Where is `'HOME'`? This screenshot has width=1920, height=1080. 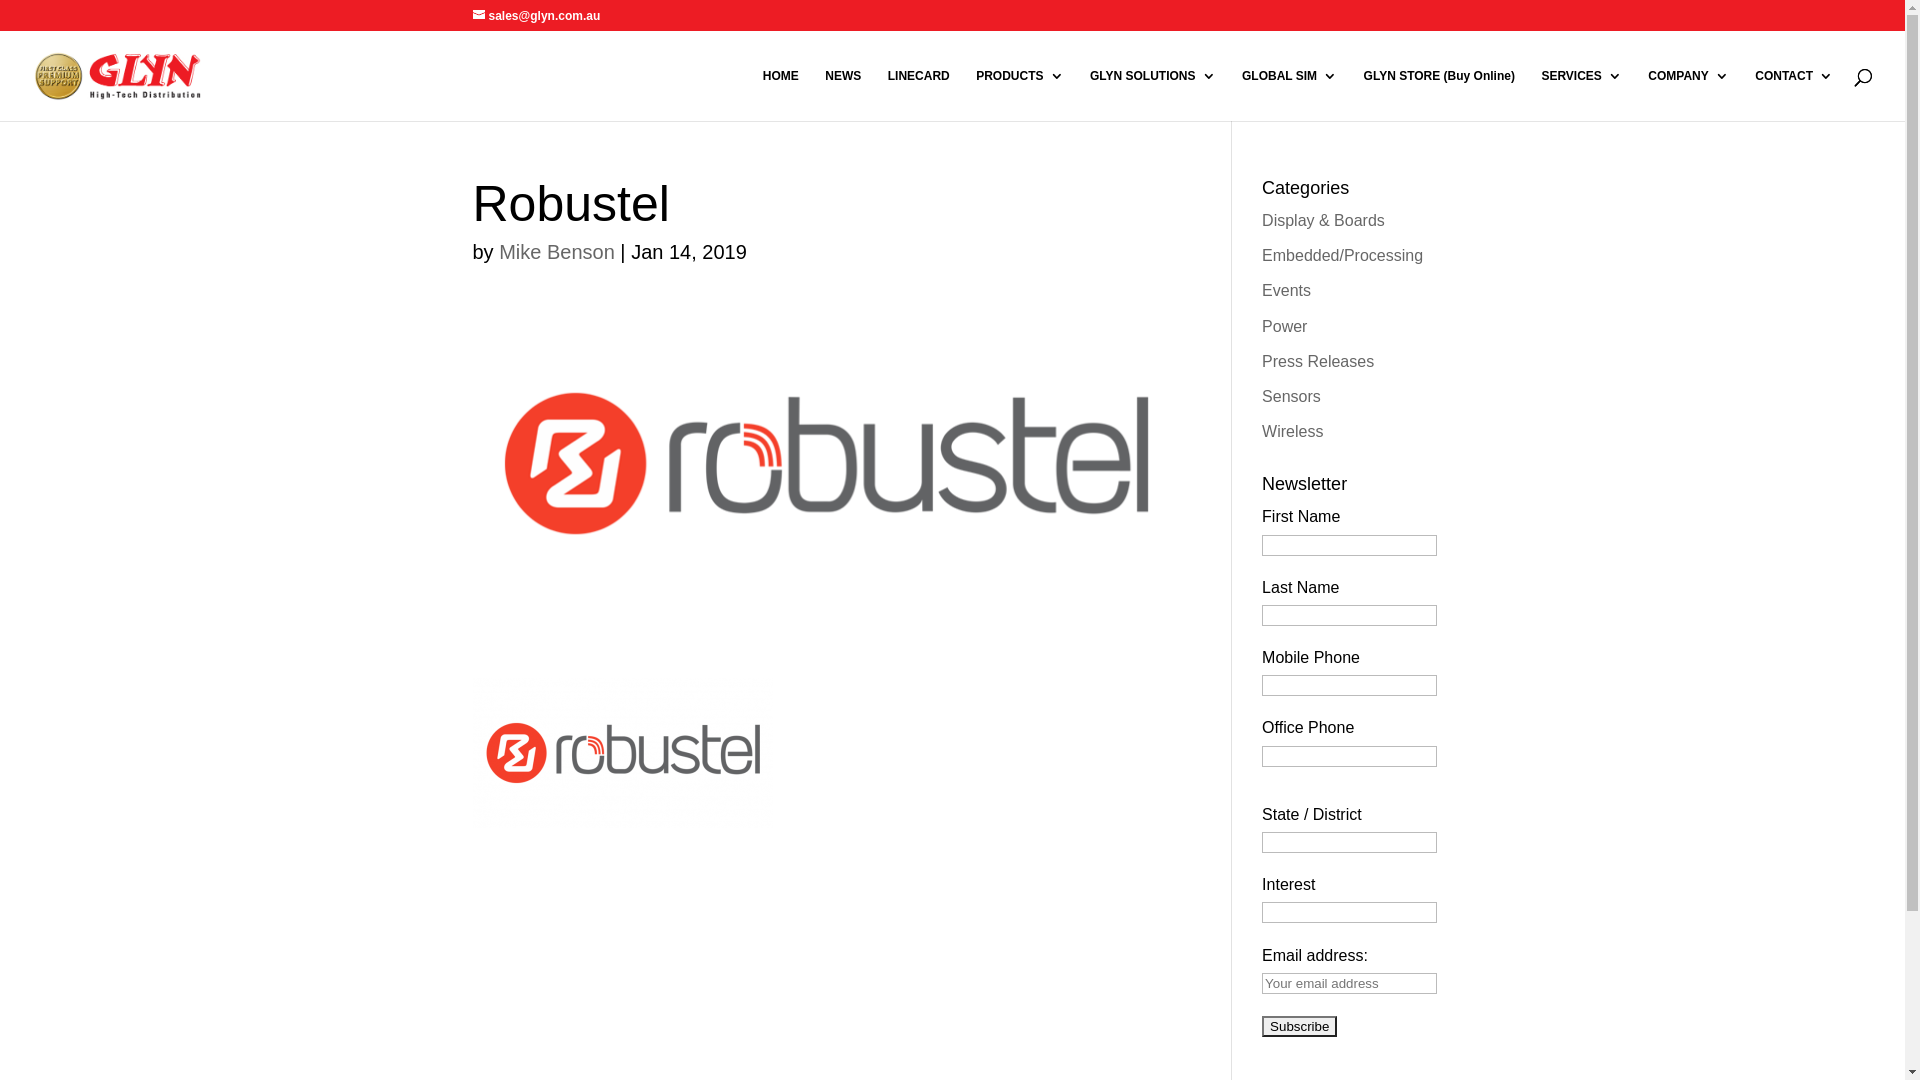 'HOME' is located at coordinates (780, 95).